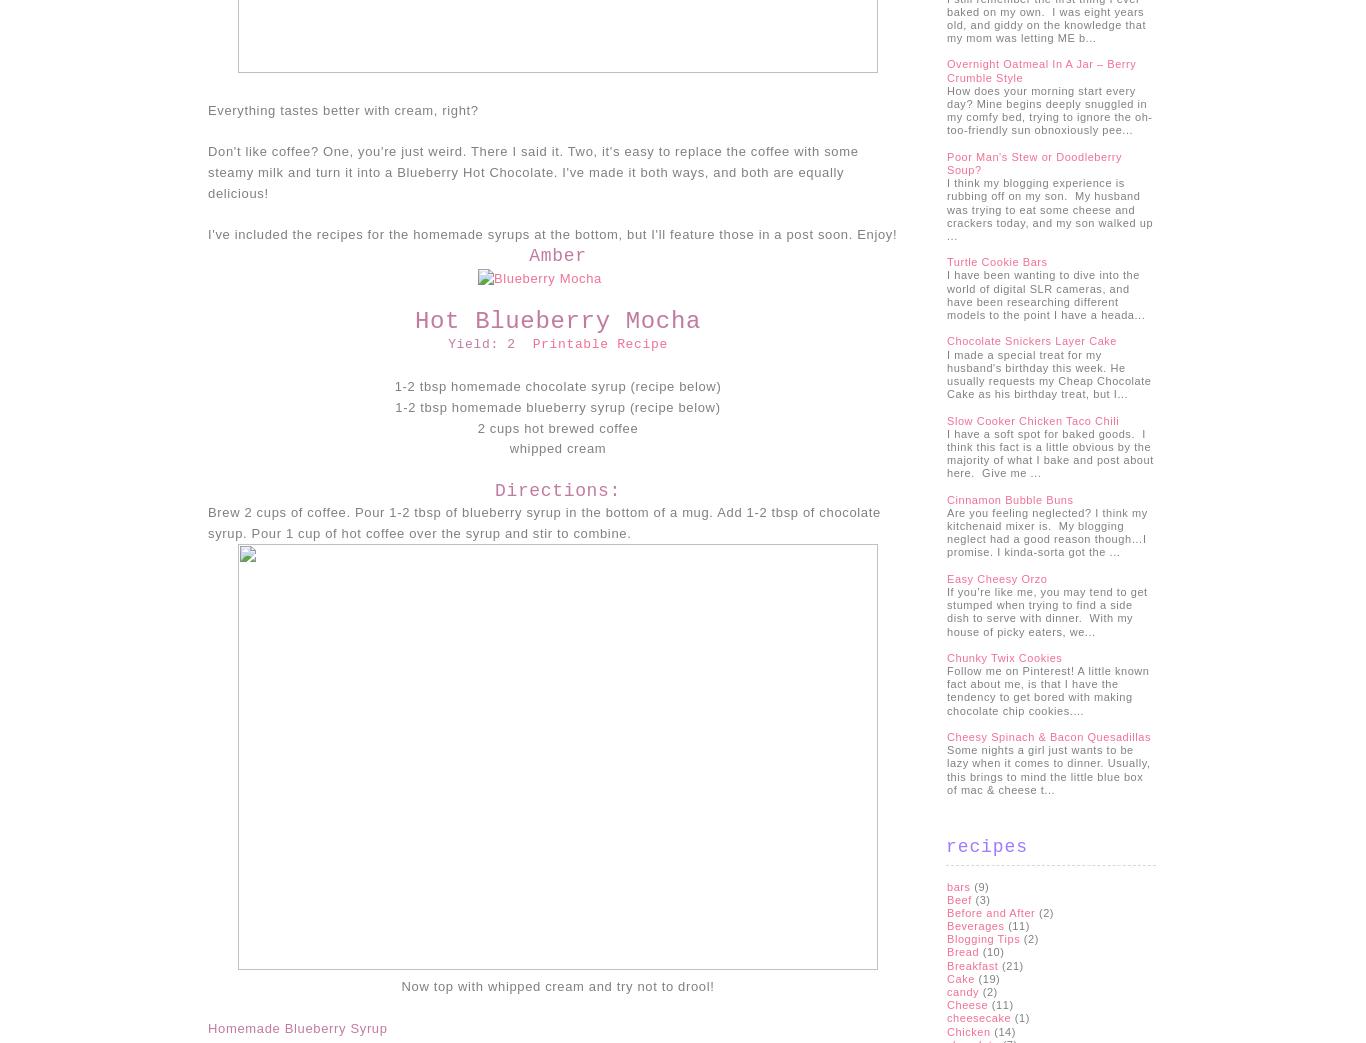  What do you see at coordinates (1049, 451) in the screenshot?
I see `'I have a soft spot for baked goods.  I think this fact is a little obvious by the majority of what I bake and post about here.  Give me ...'` at bounding box center [1049, 451].